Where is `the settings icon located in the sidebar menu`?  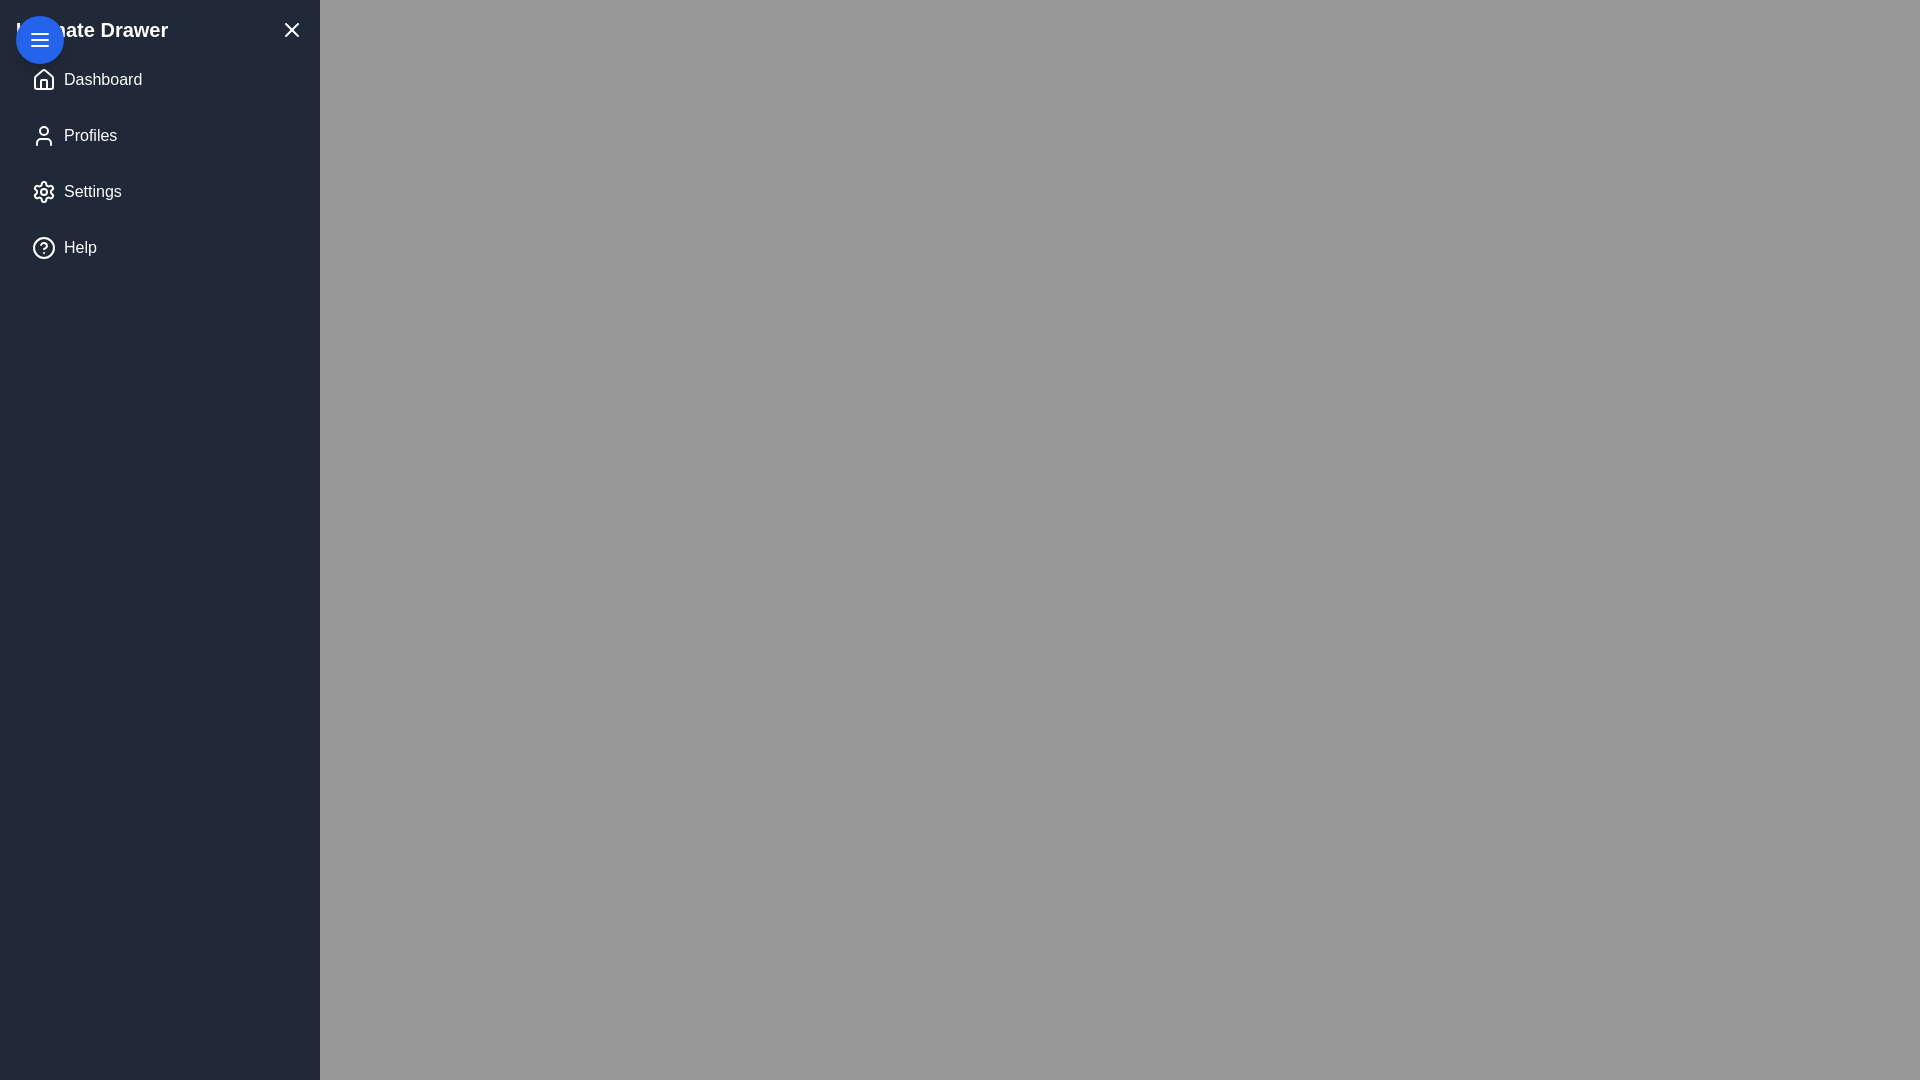
the settings icon located in the sidebar menu is located at coordinates (43, 192).